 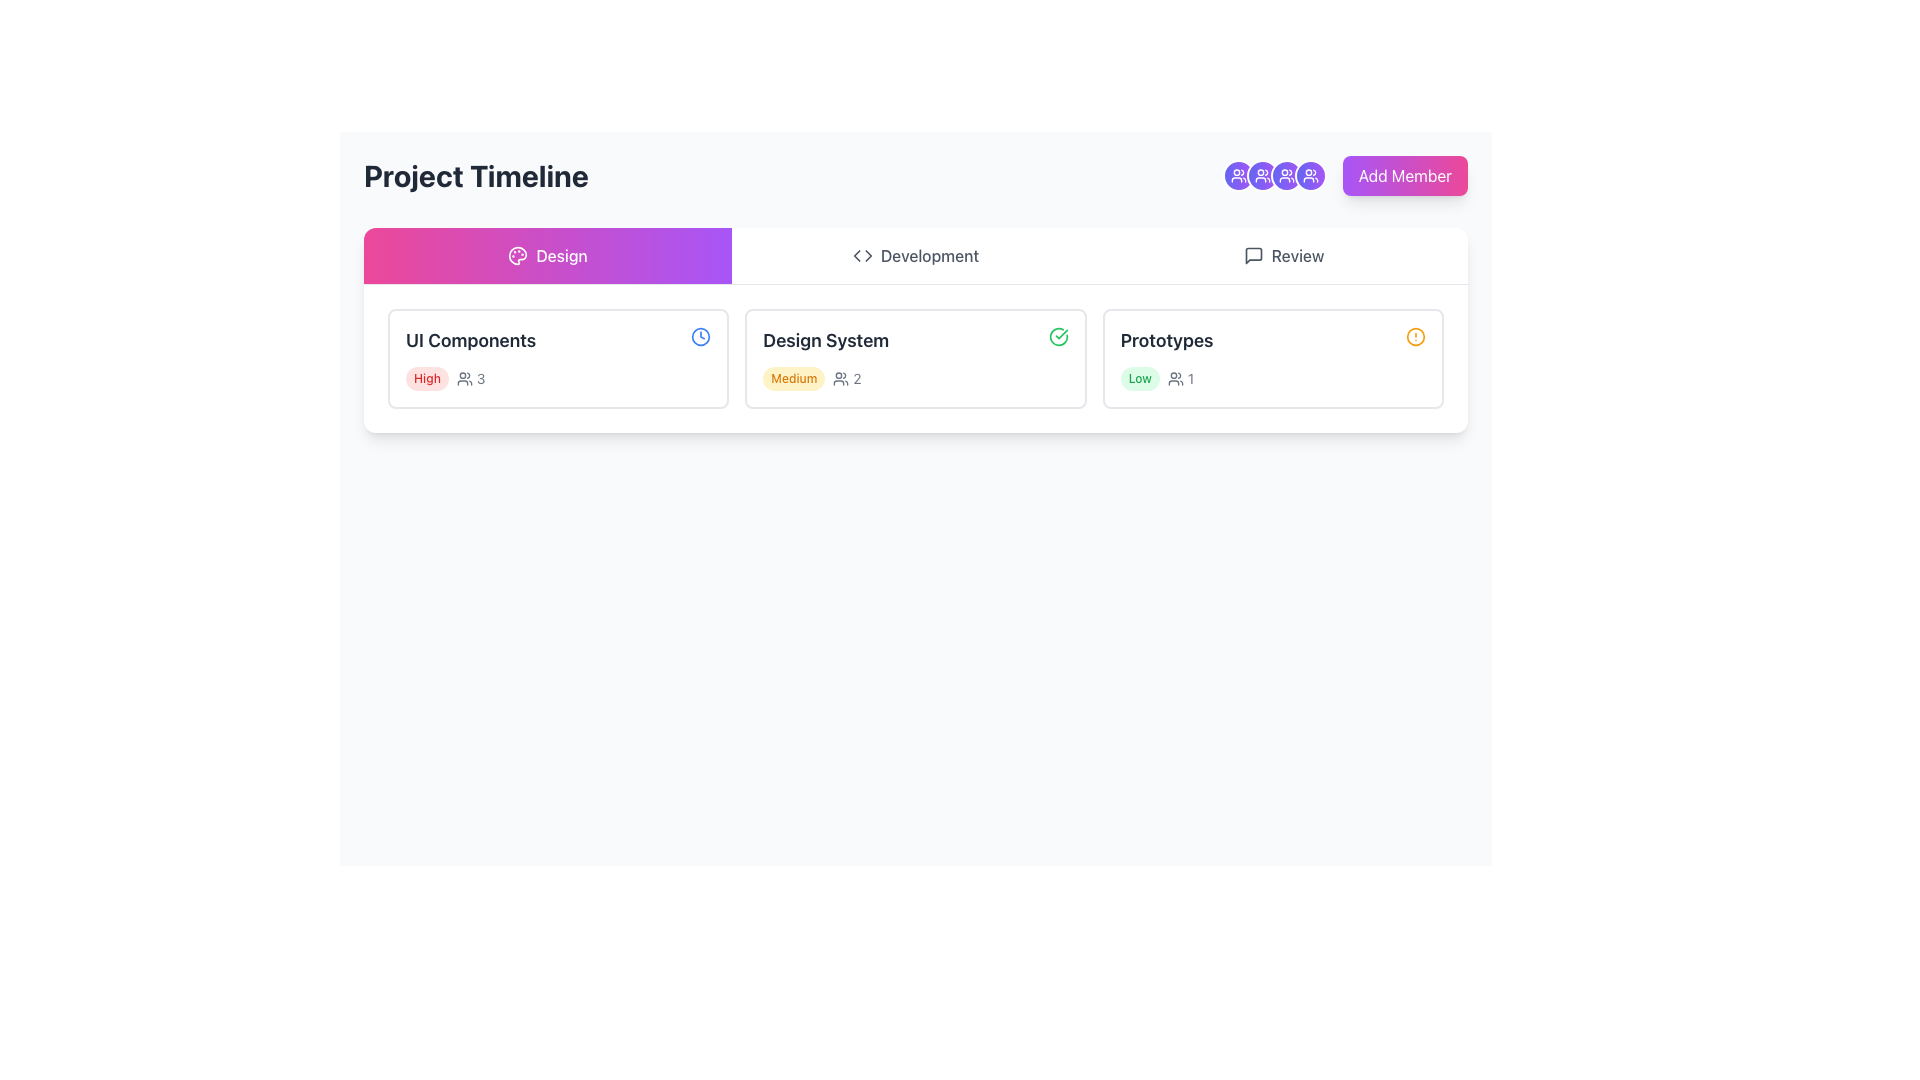 I want to click on the comment icon located at the top right of the interface, adjacent to the 'Review' tab heading and other functional icons, so click(x=1252, y=254).